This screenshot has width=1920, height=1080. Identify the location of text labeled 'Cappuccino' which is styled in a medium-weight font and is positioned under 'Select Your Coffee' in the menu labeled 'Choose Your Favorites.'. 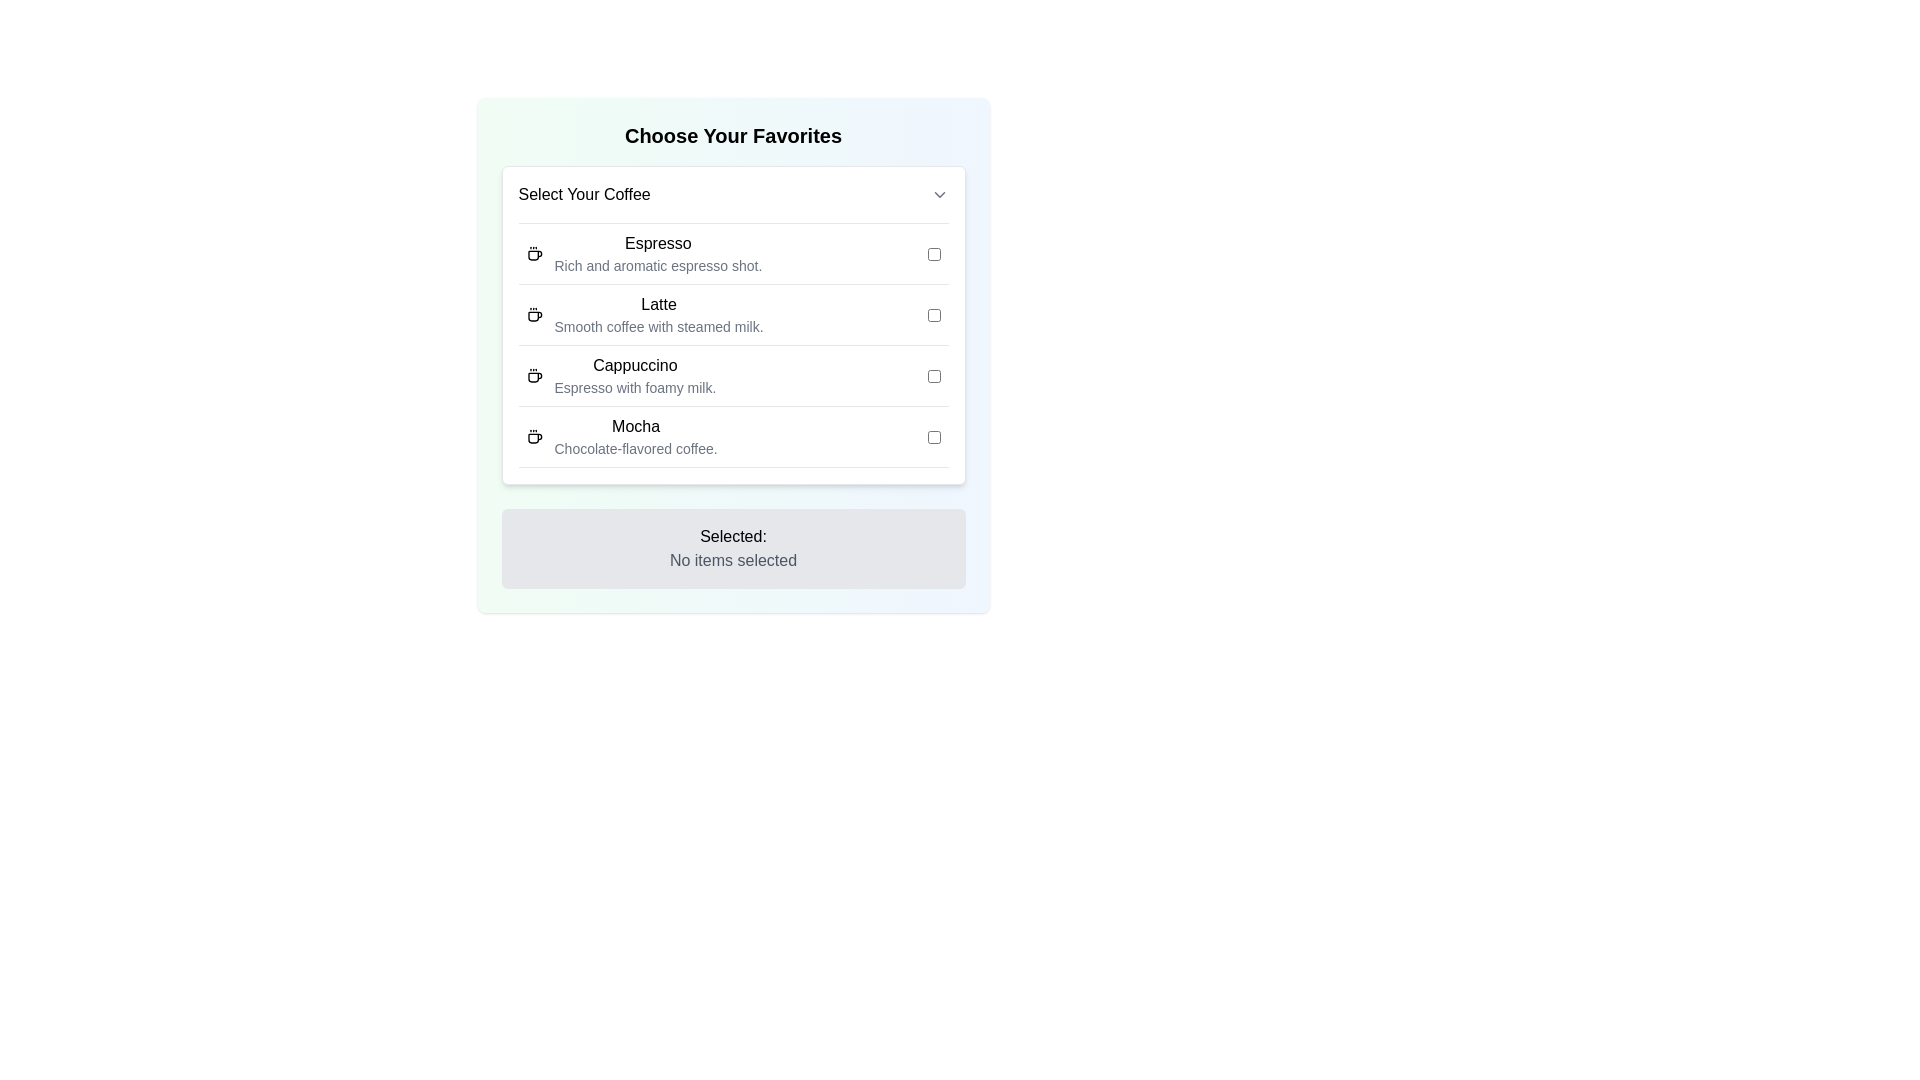
(634, 366).